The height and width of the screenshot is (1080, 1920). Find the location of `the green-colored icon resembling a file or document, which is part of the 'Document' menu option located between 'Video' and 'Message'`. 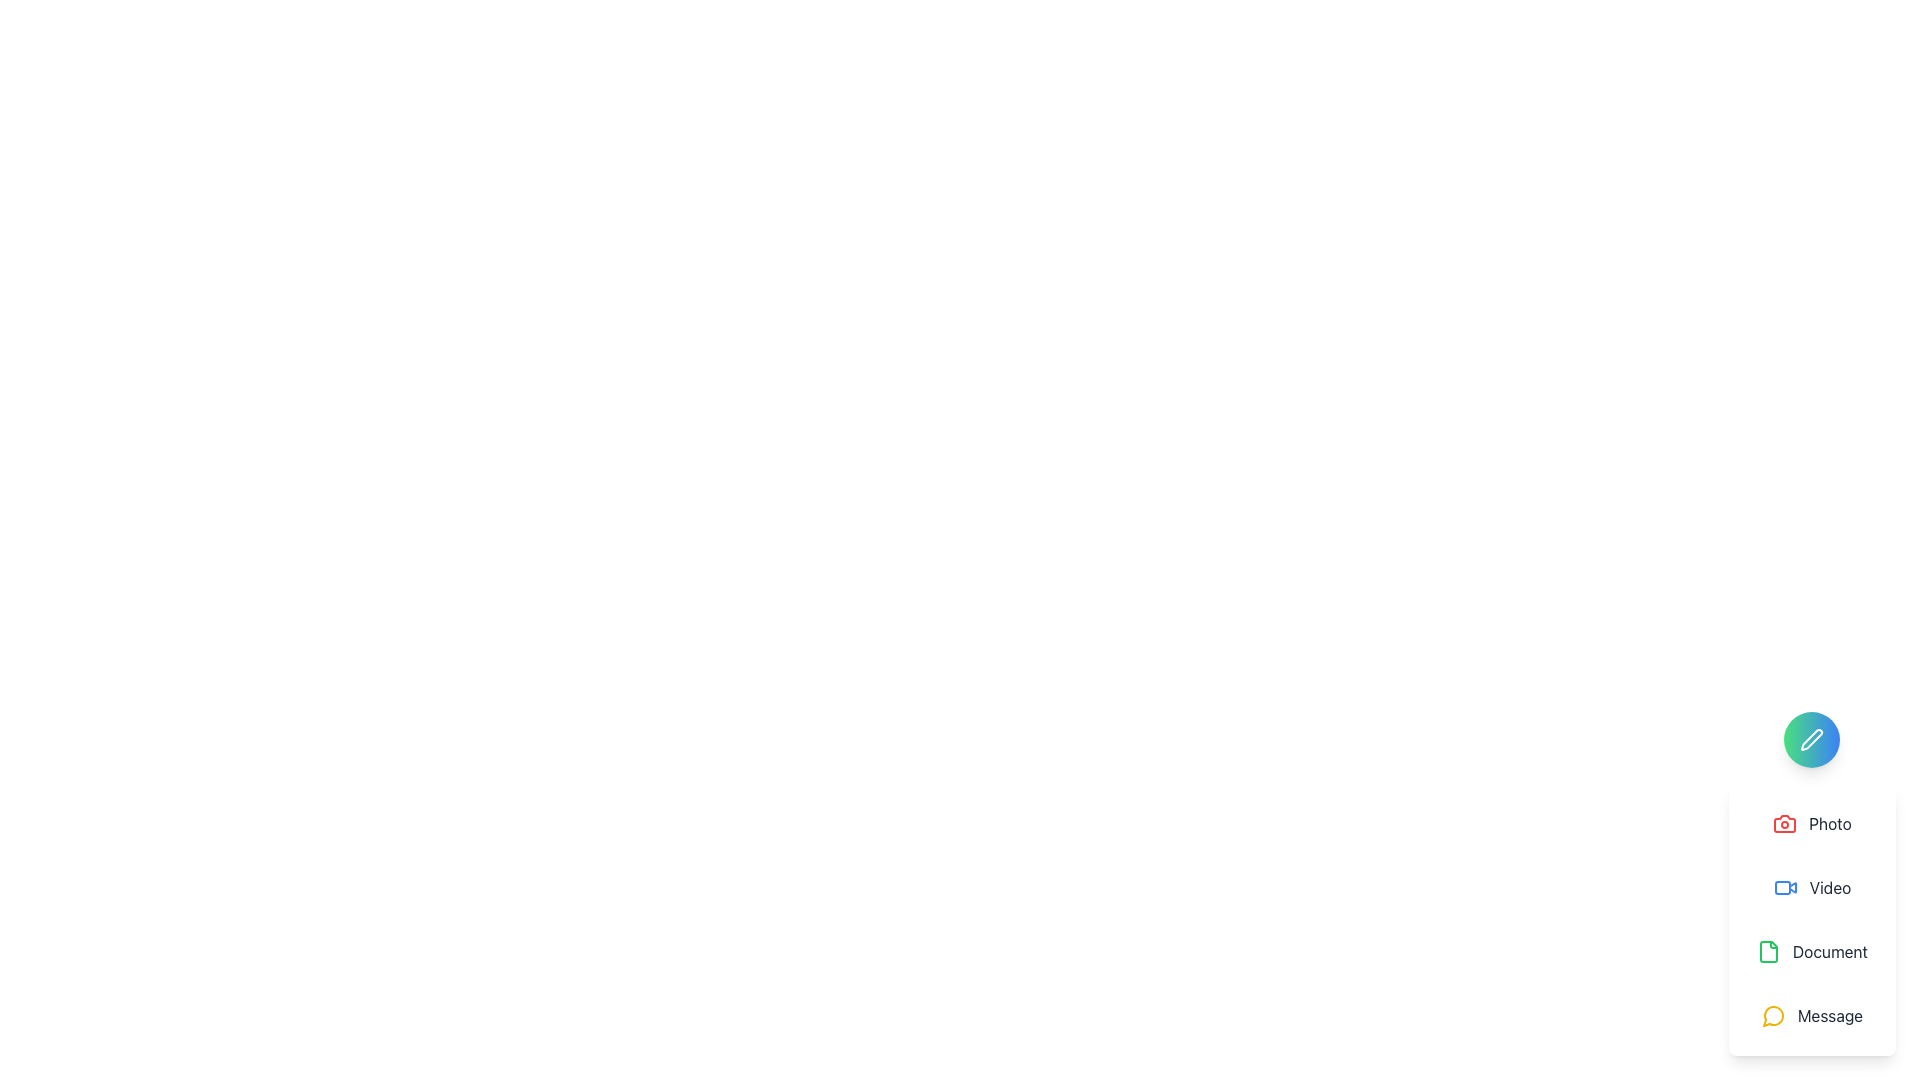

the green-colored icon resembling a file or document, which is part of the 'Document' menu option located between 'Video' and 'Message' is located at coordinates (1768, 951).